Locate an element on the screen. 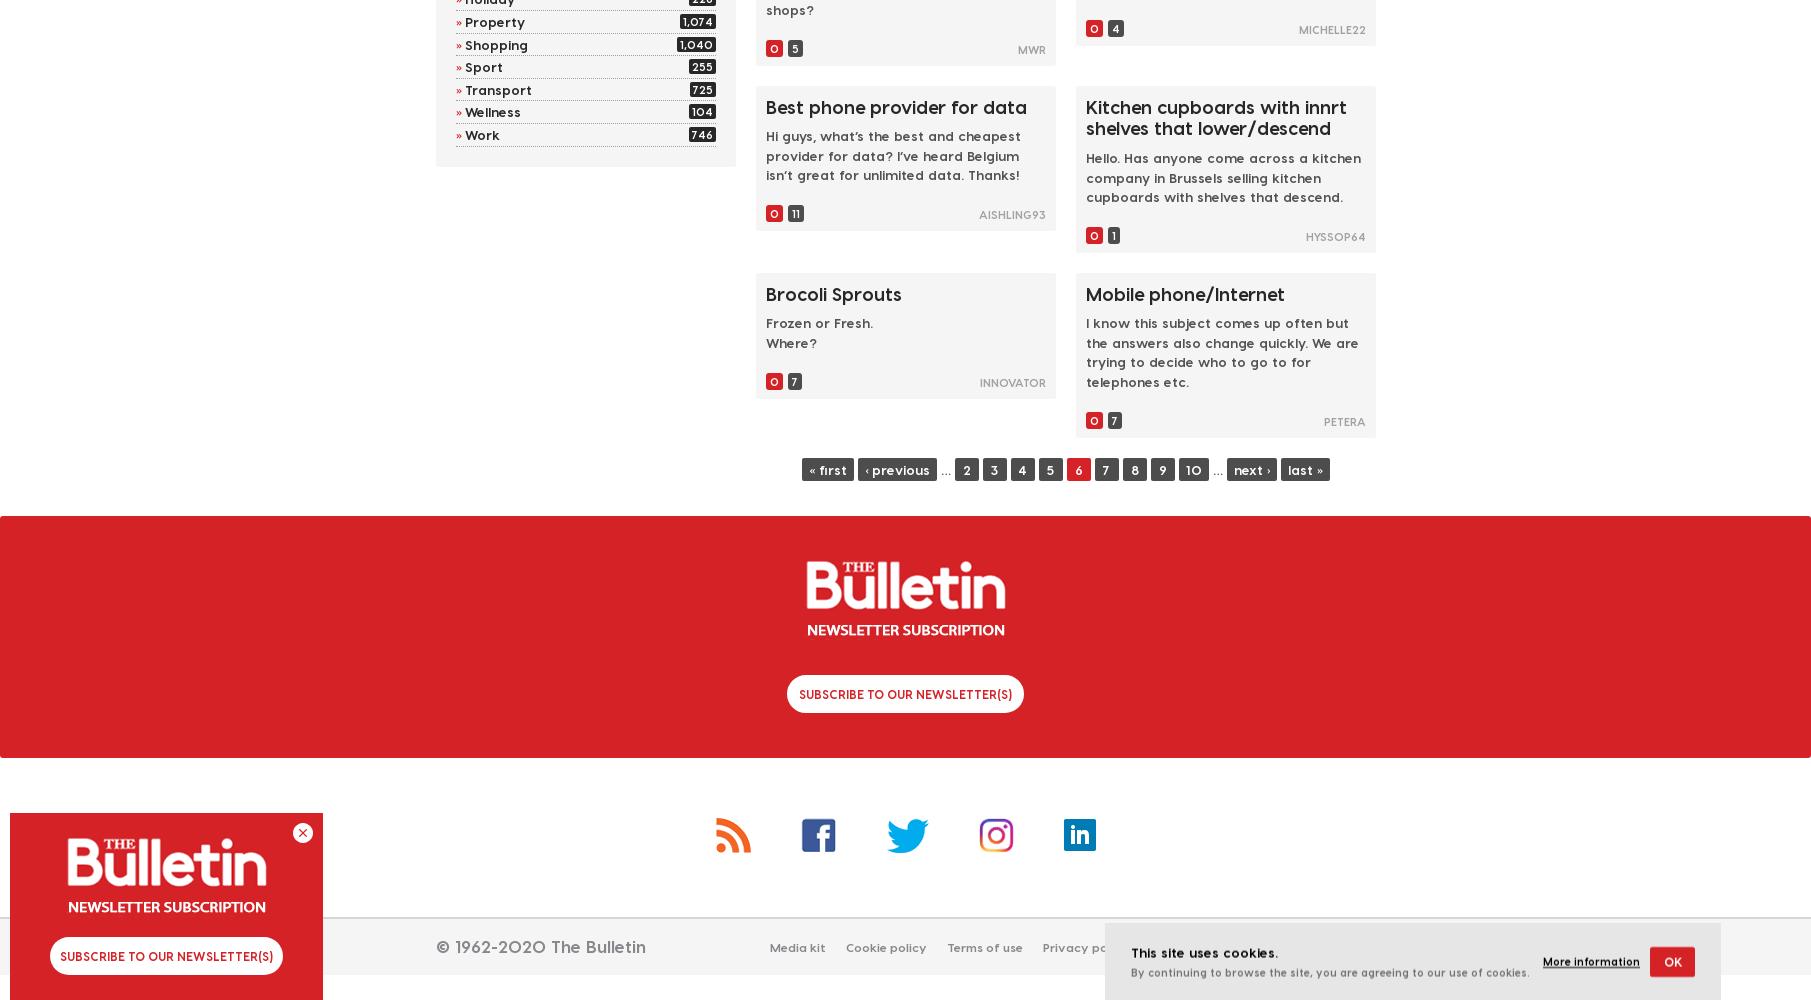 The width and height of the screenshot is (1811, 1000). 'Sport' is located at coordinates (482, 65).